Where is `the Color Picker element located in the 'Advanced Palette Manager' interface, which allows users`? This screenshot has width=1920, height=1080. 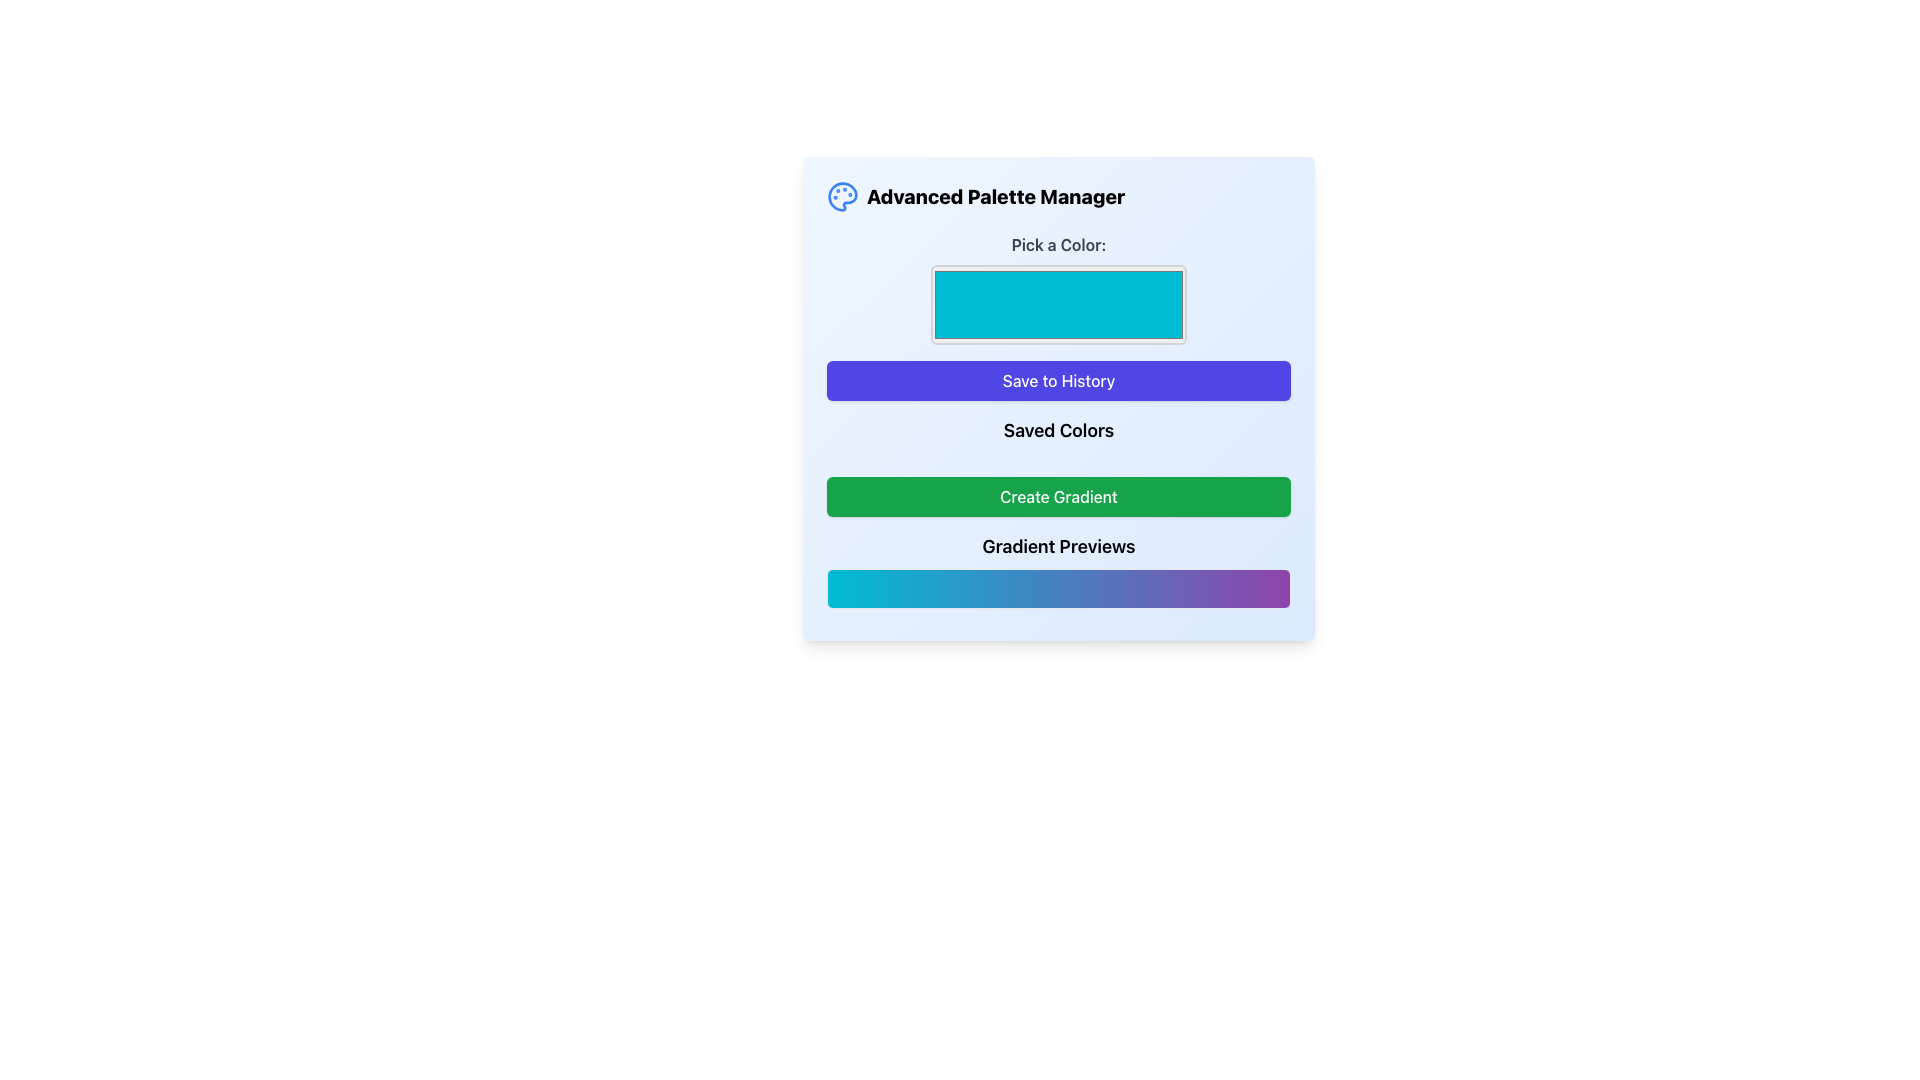 the Color Picker element located in the 'Advanced Palette Manager' interface, which allows users is located at coordinates (1058, 289).